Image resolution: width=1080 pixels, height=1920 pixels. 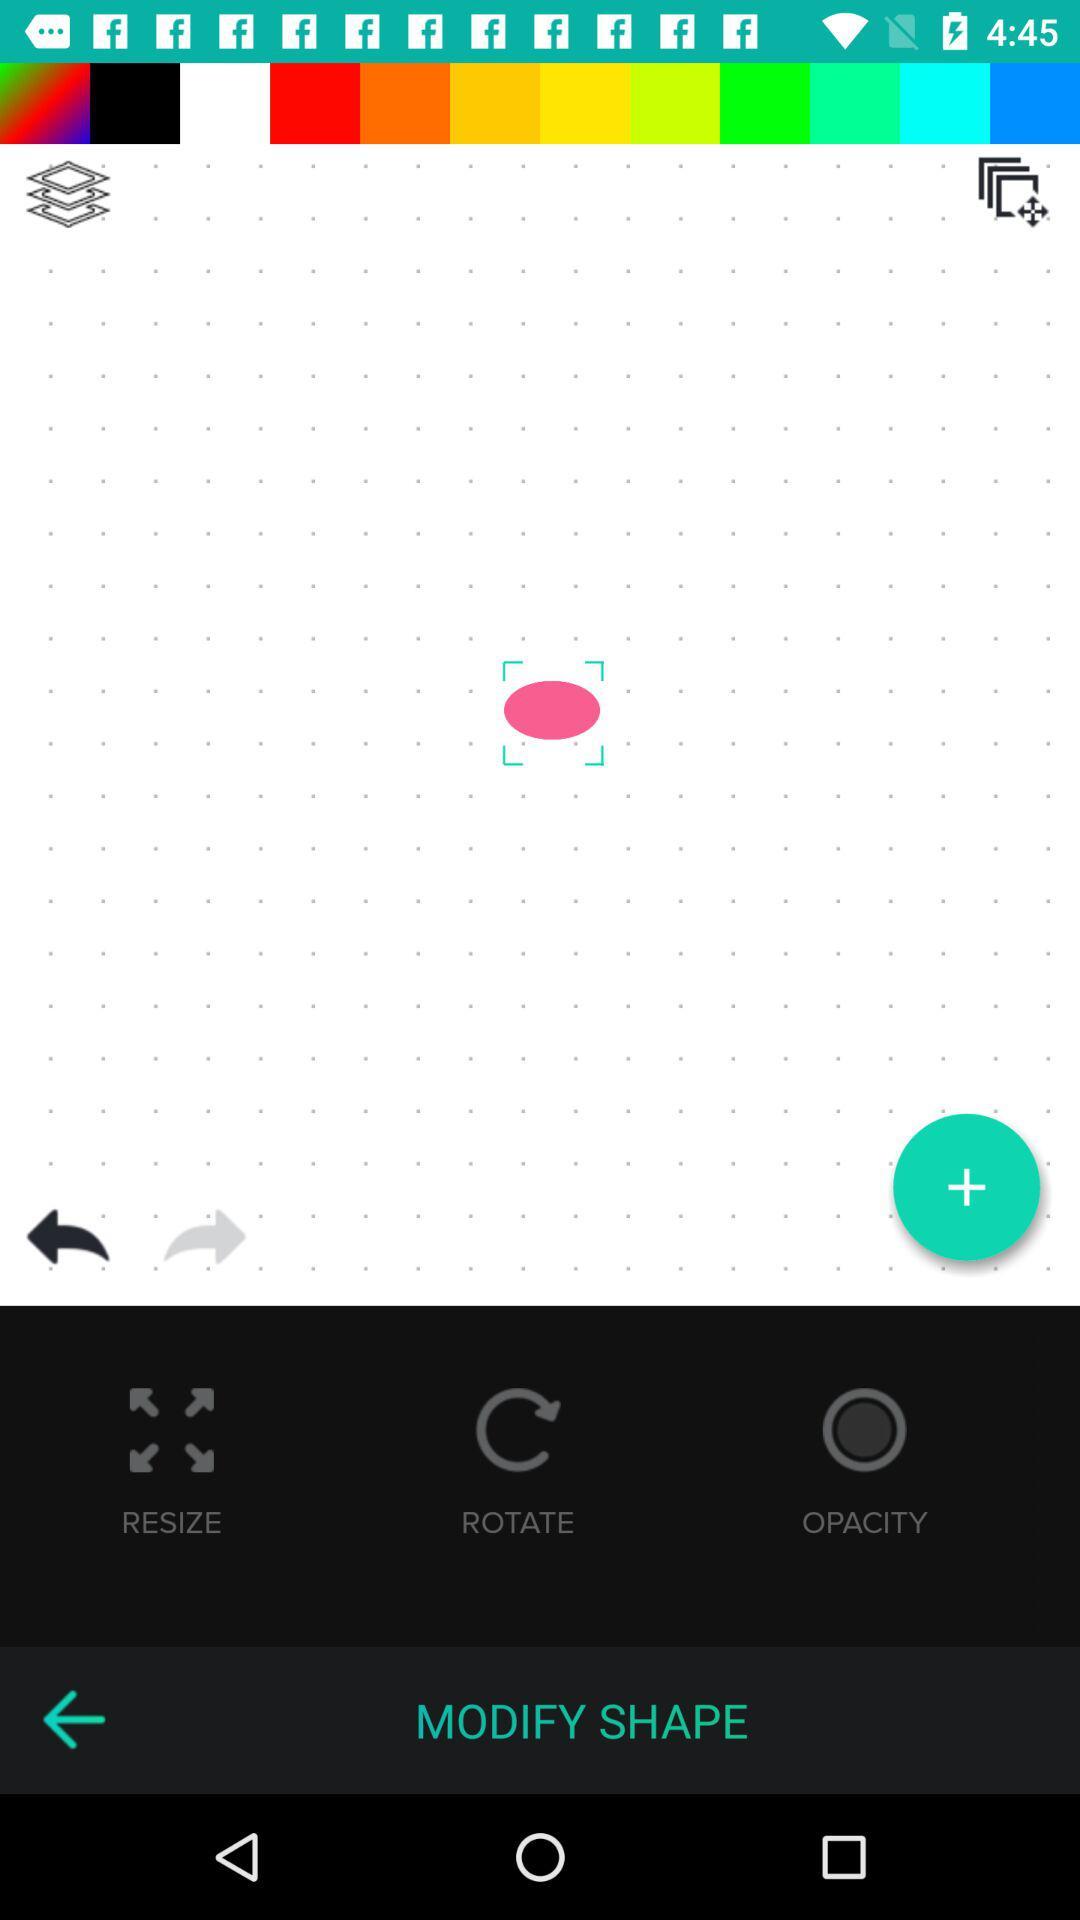 What do you see at coordinates (72, 1719) in the screenshot?
I see `lets you create powerful branding for your business in a matter of minutes` at bounding box center [72, 1719].